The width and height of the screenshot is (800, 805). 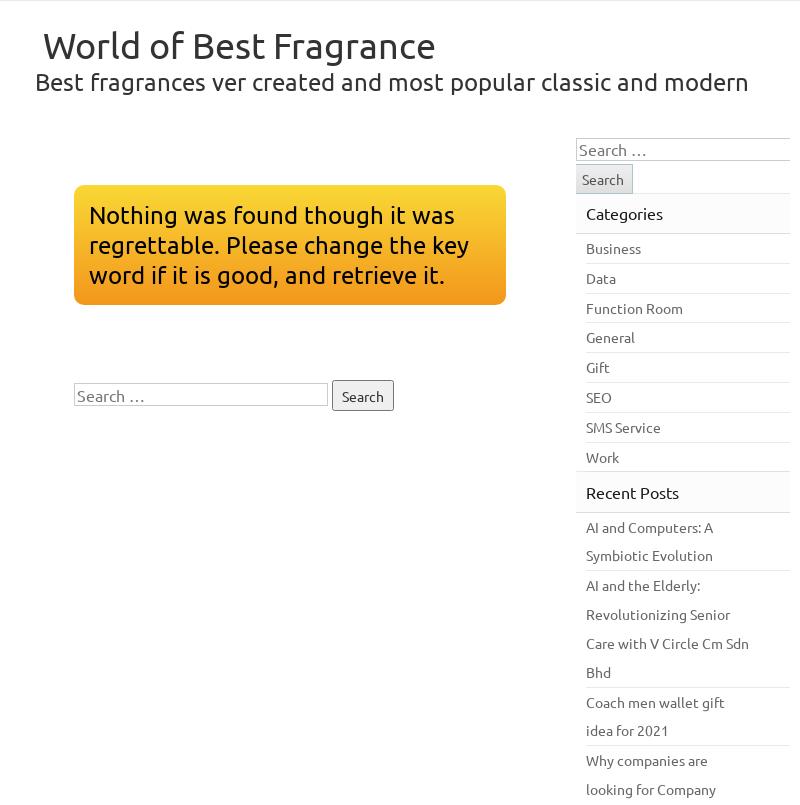 What do you see at coordinates (737, 640) in the screenshot?
I see `'Sdn'` at bounding box center [737, 640].